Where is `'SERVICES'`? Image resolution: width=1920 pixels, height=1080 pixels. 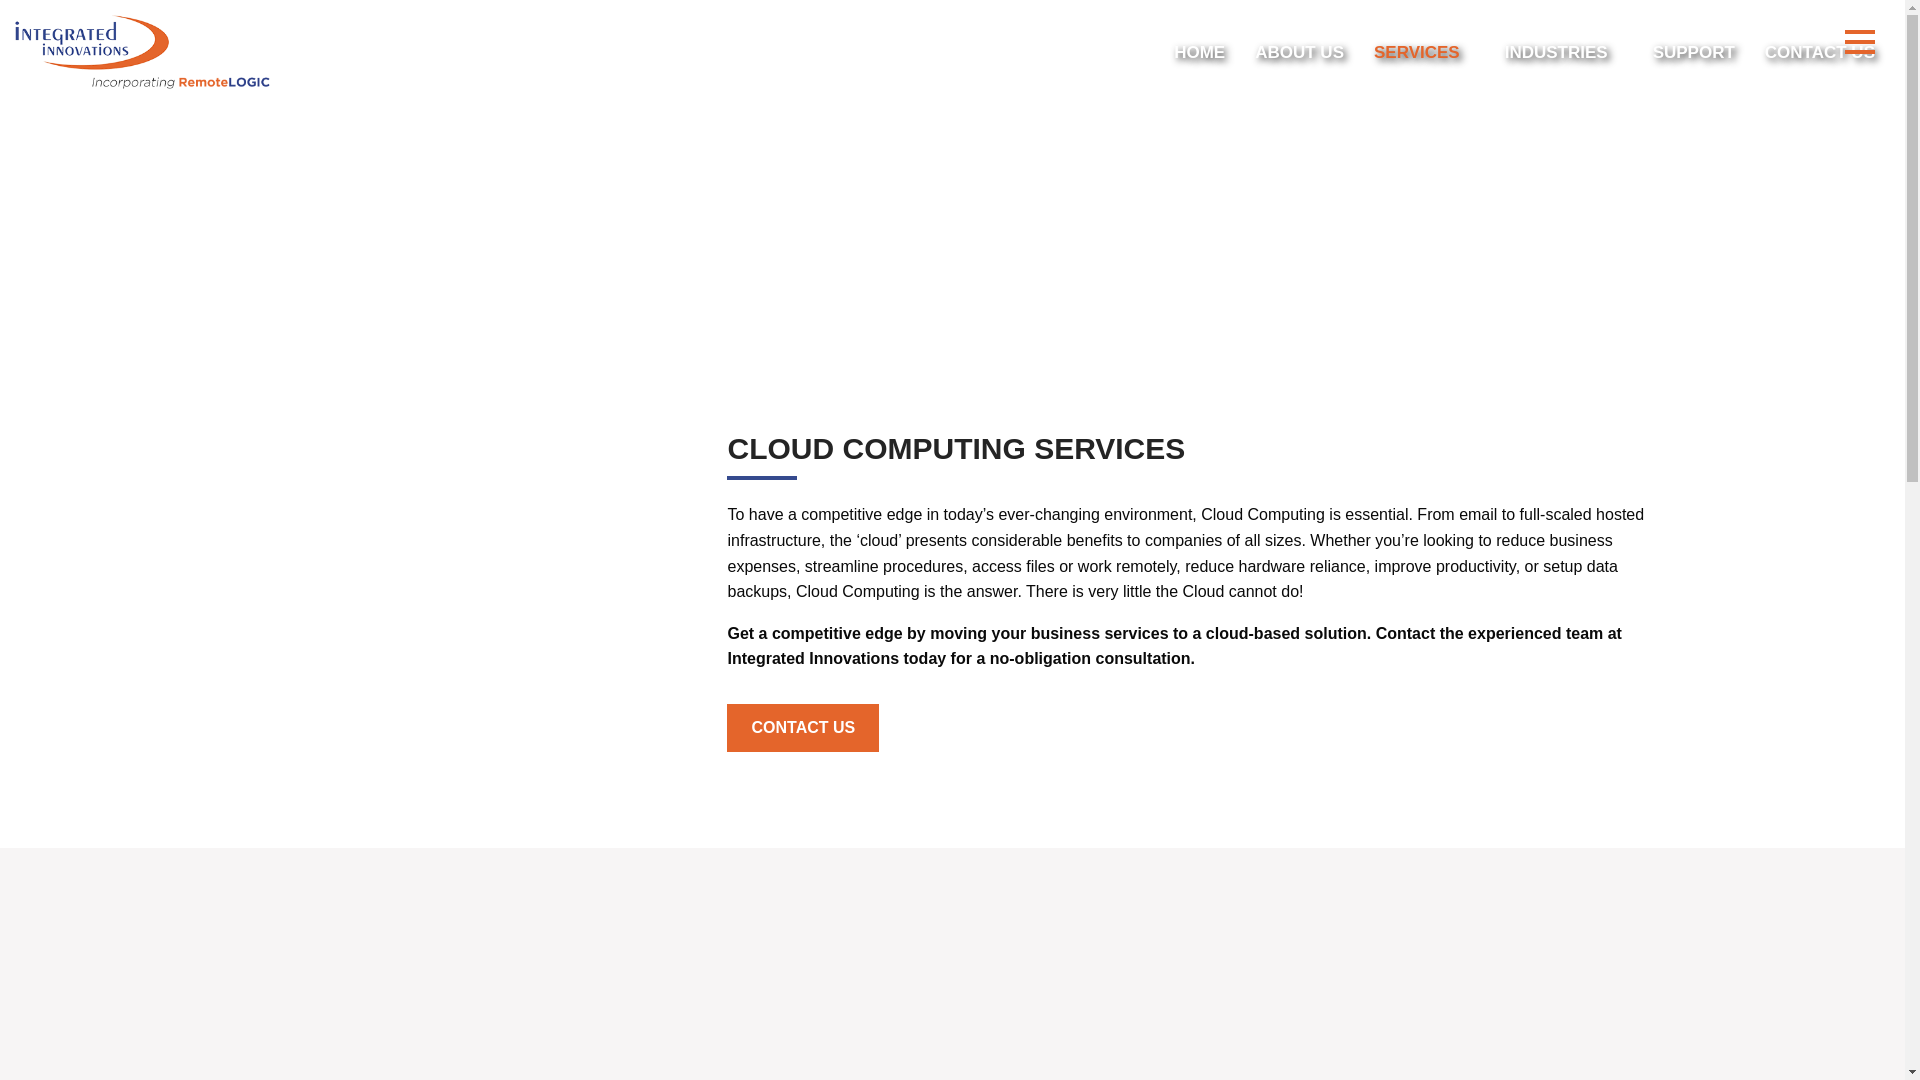
'SERVICES' is located at coordinates (1423, 50).